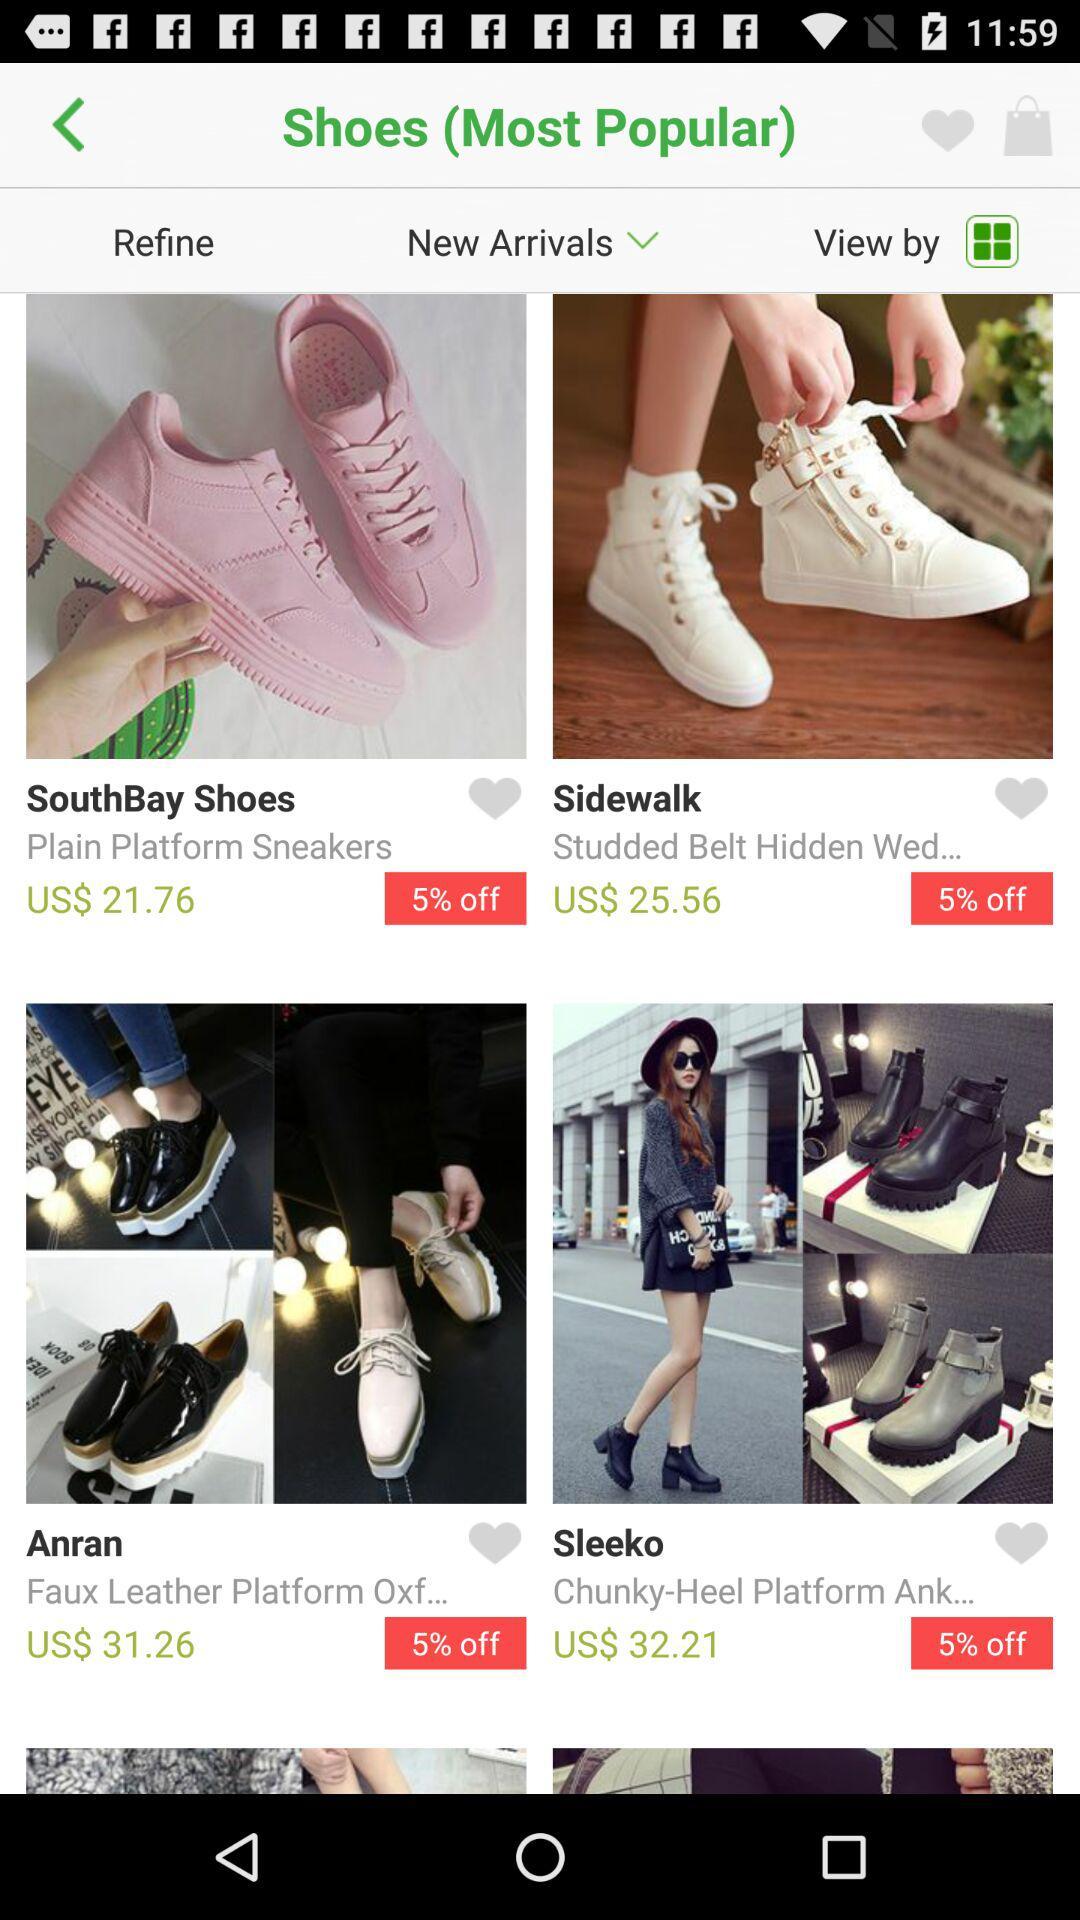 The width and height of the screenshot is (1080, 1920). Describe the element at coordinates (490, 822) in the screenshot. I see `favourite icon which is after southbay shoes on the page` at that location.